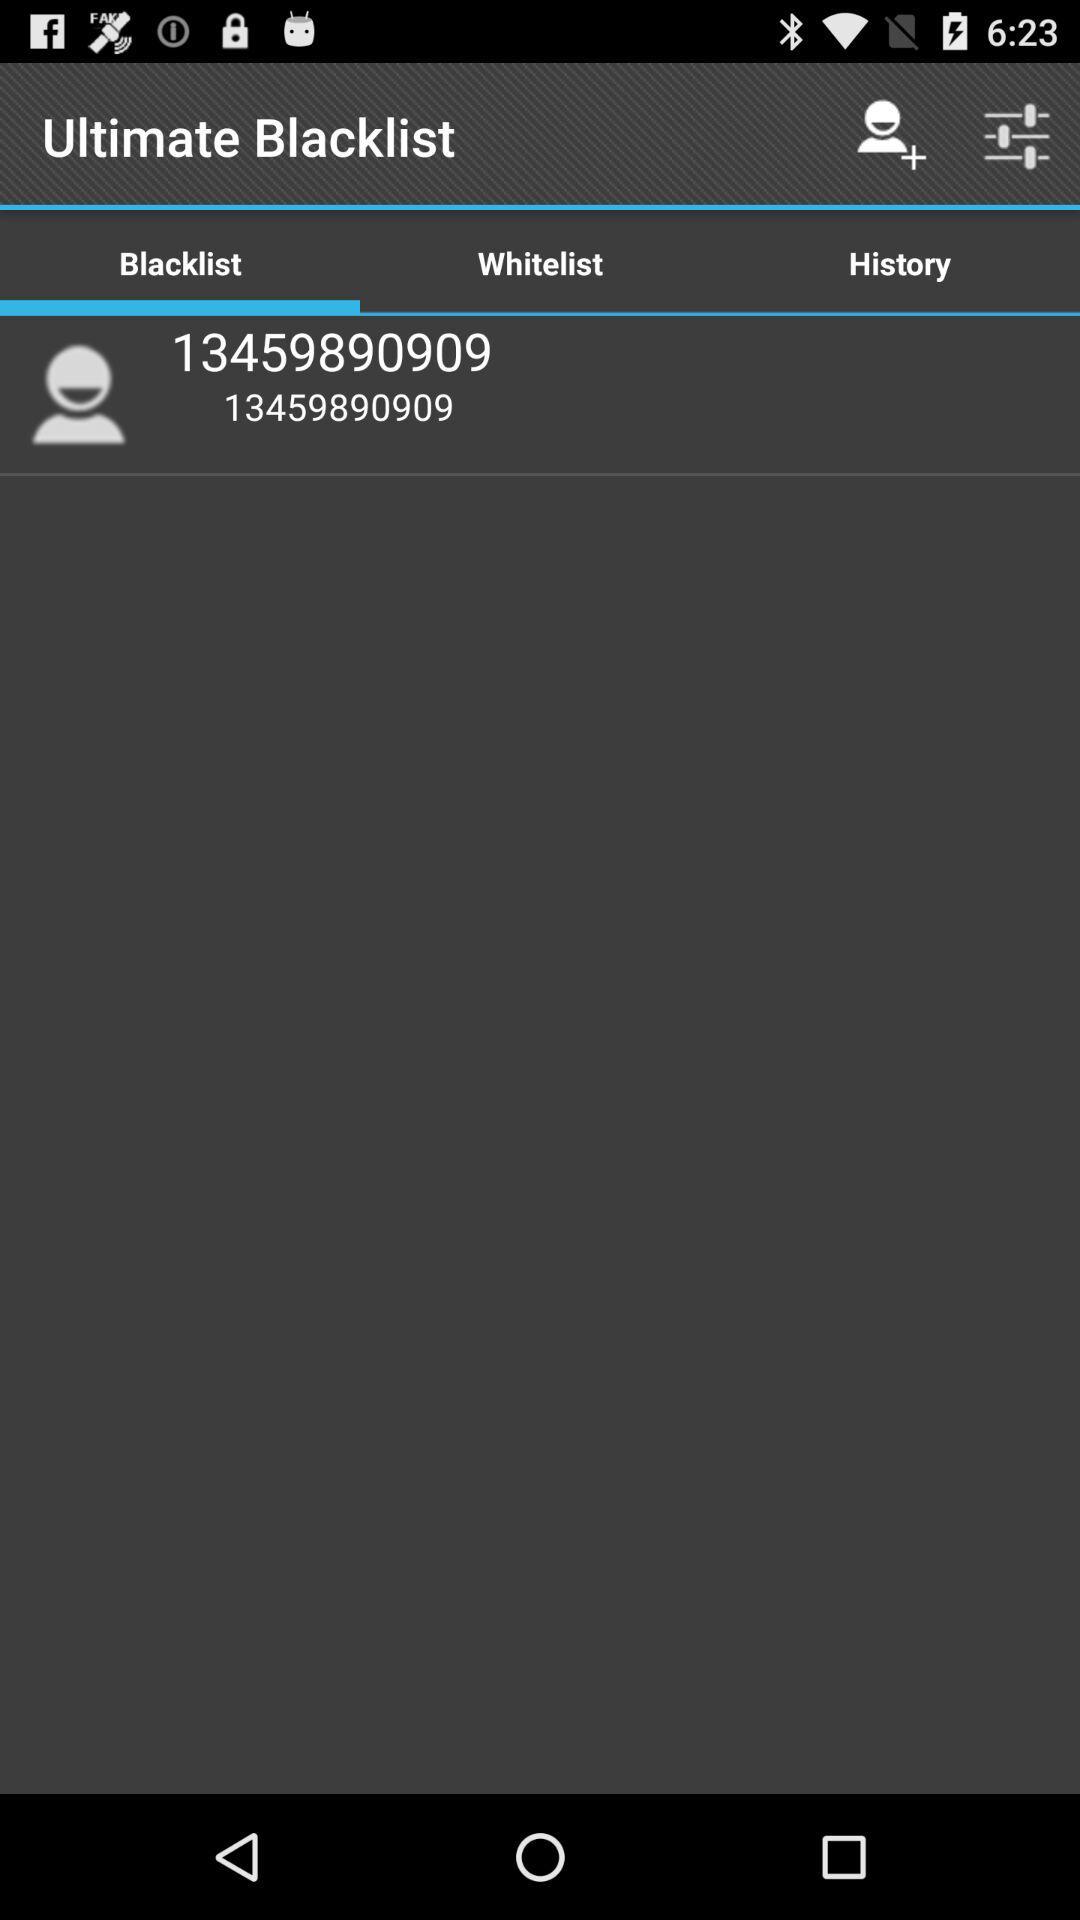 The height and width of the screenshot is (1920, 1080). Describe the element at coordinates (540, 261) in the screenshot. I see `the item to the right of the blacklist` at that location.